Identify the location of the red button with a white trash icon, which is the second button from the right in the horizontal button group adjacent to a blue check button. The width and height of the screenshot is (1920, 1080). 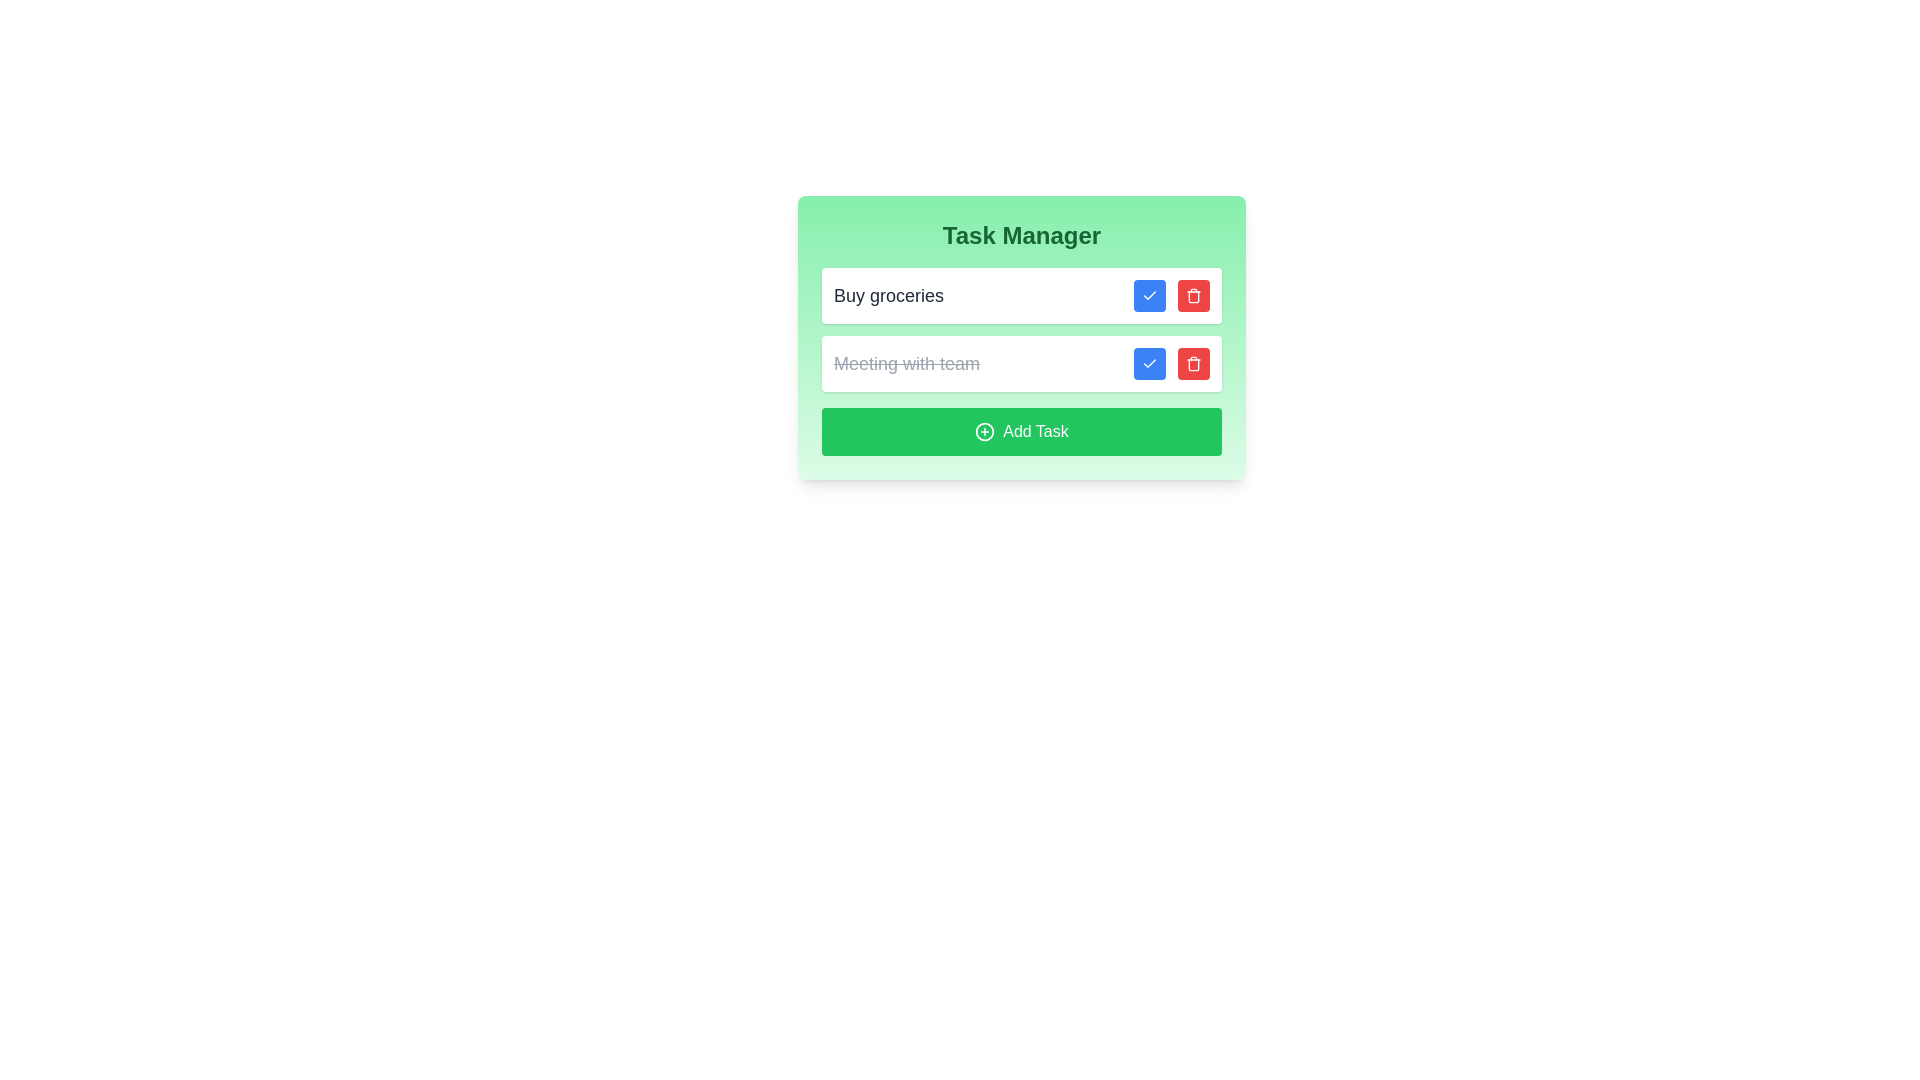
(1194, 296).